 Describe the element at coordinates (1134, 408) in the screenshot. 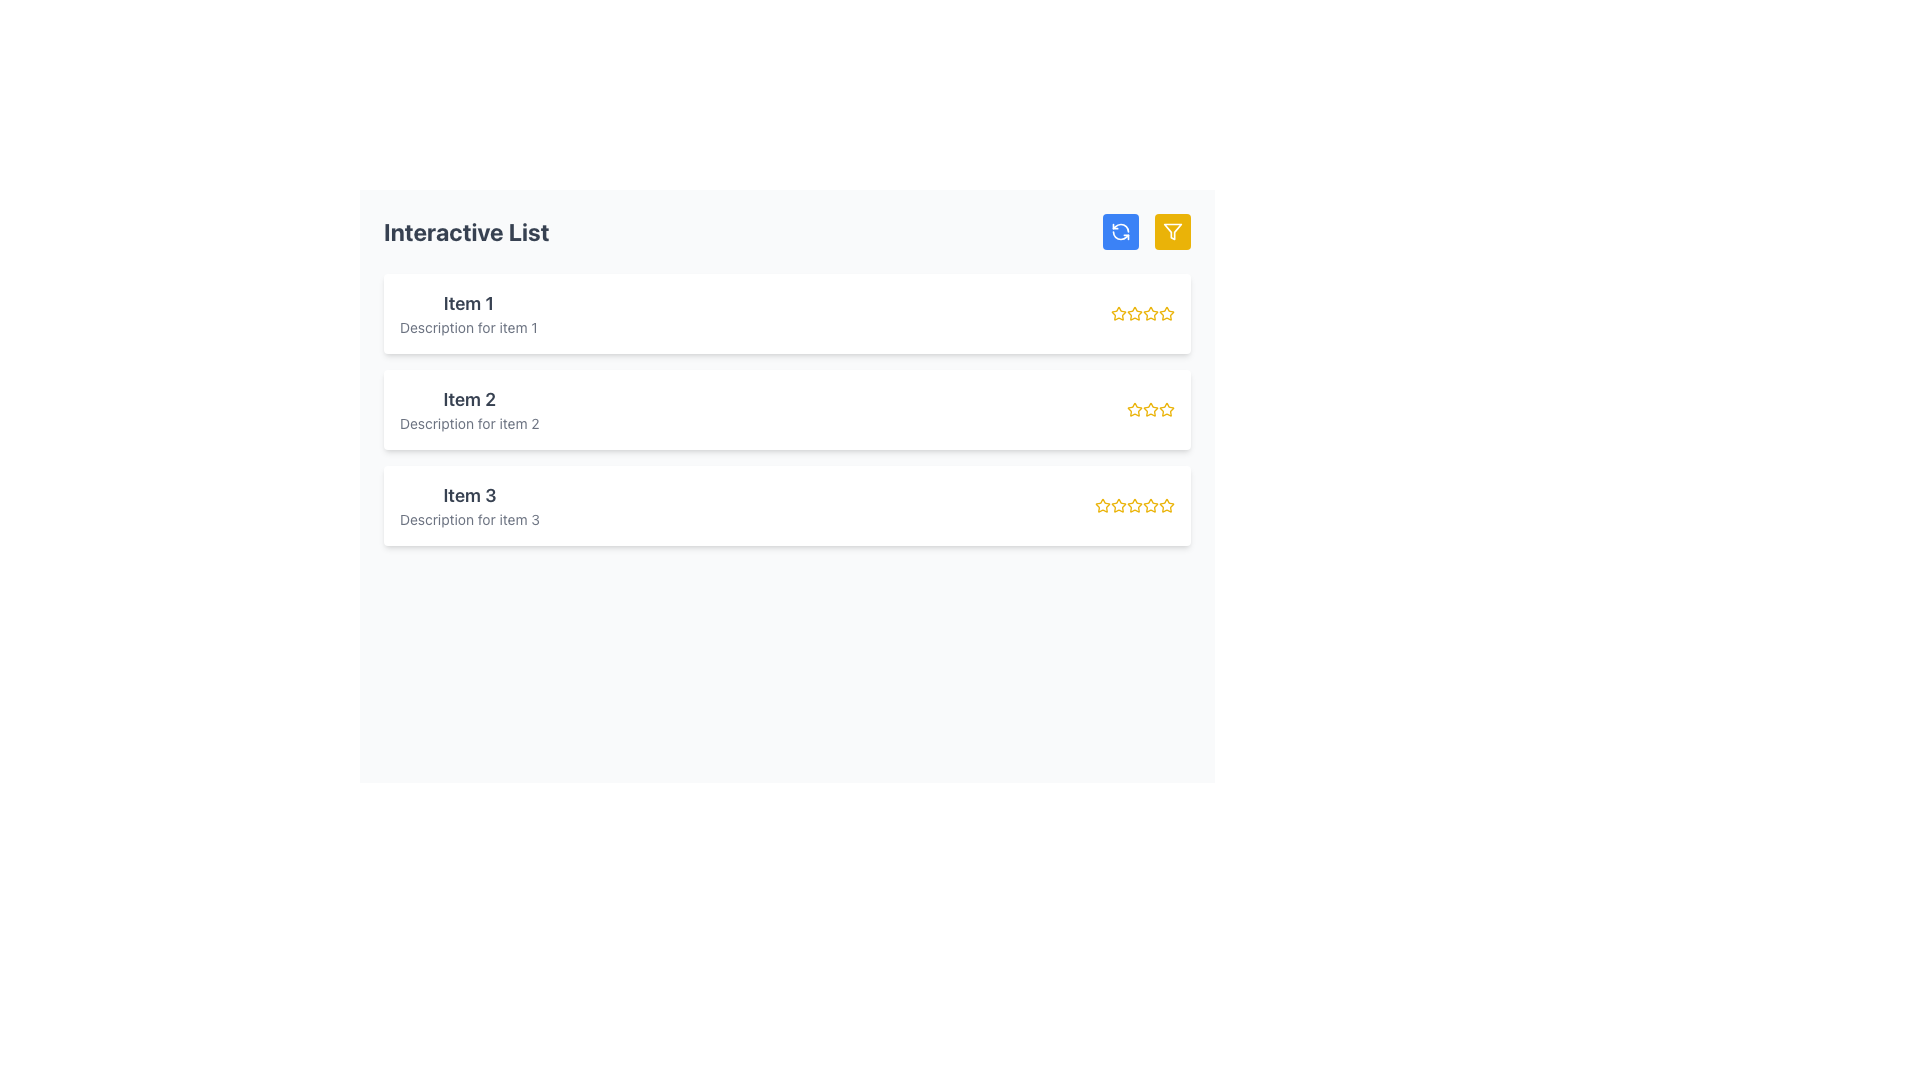

I see `the yellow star-shaped rating icon located` at that location.